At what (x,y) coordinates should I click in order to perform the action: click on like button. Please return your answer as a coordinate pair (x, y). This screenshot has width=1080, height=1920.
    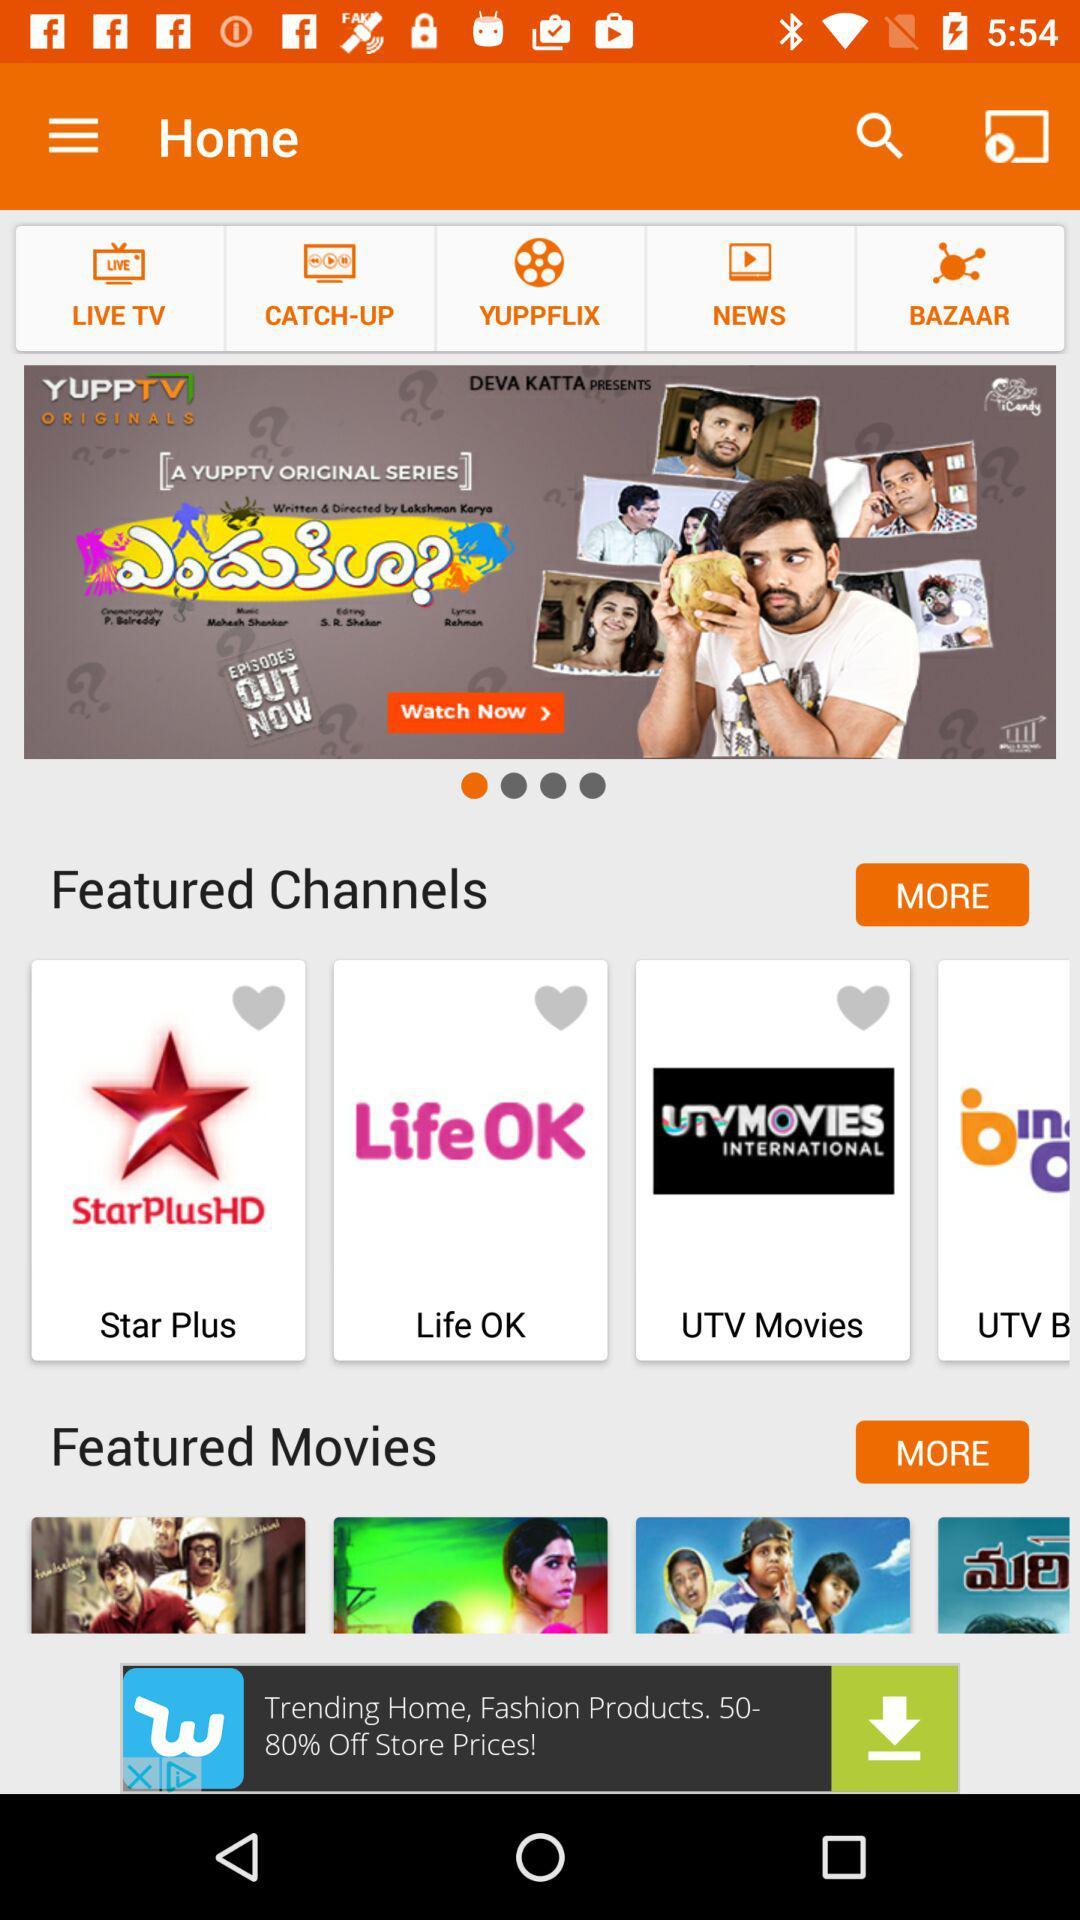
    Looking at the image, I should click on (862, 1006).